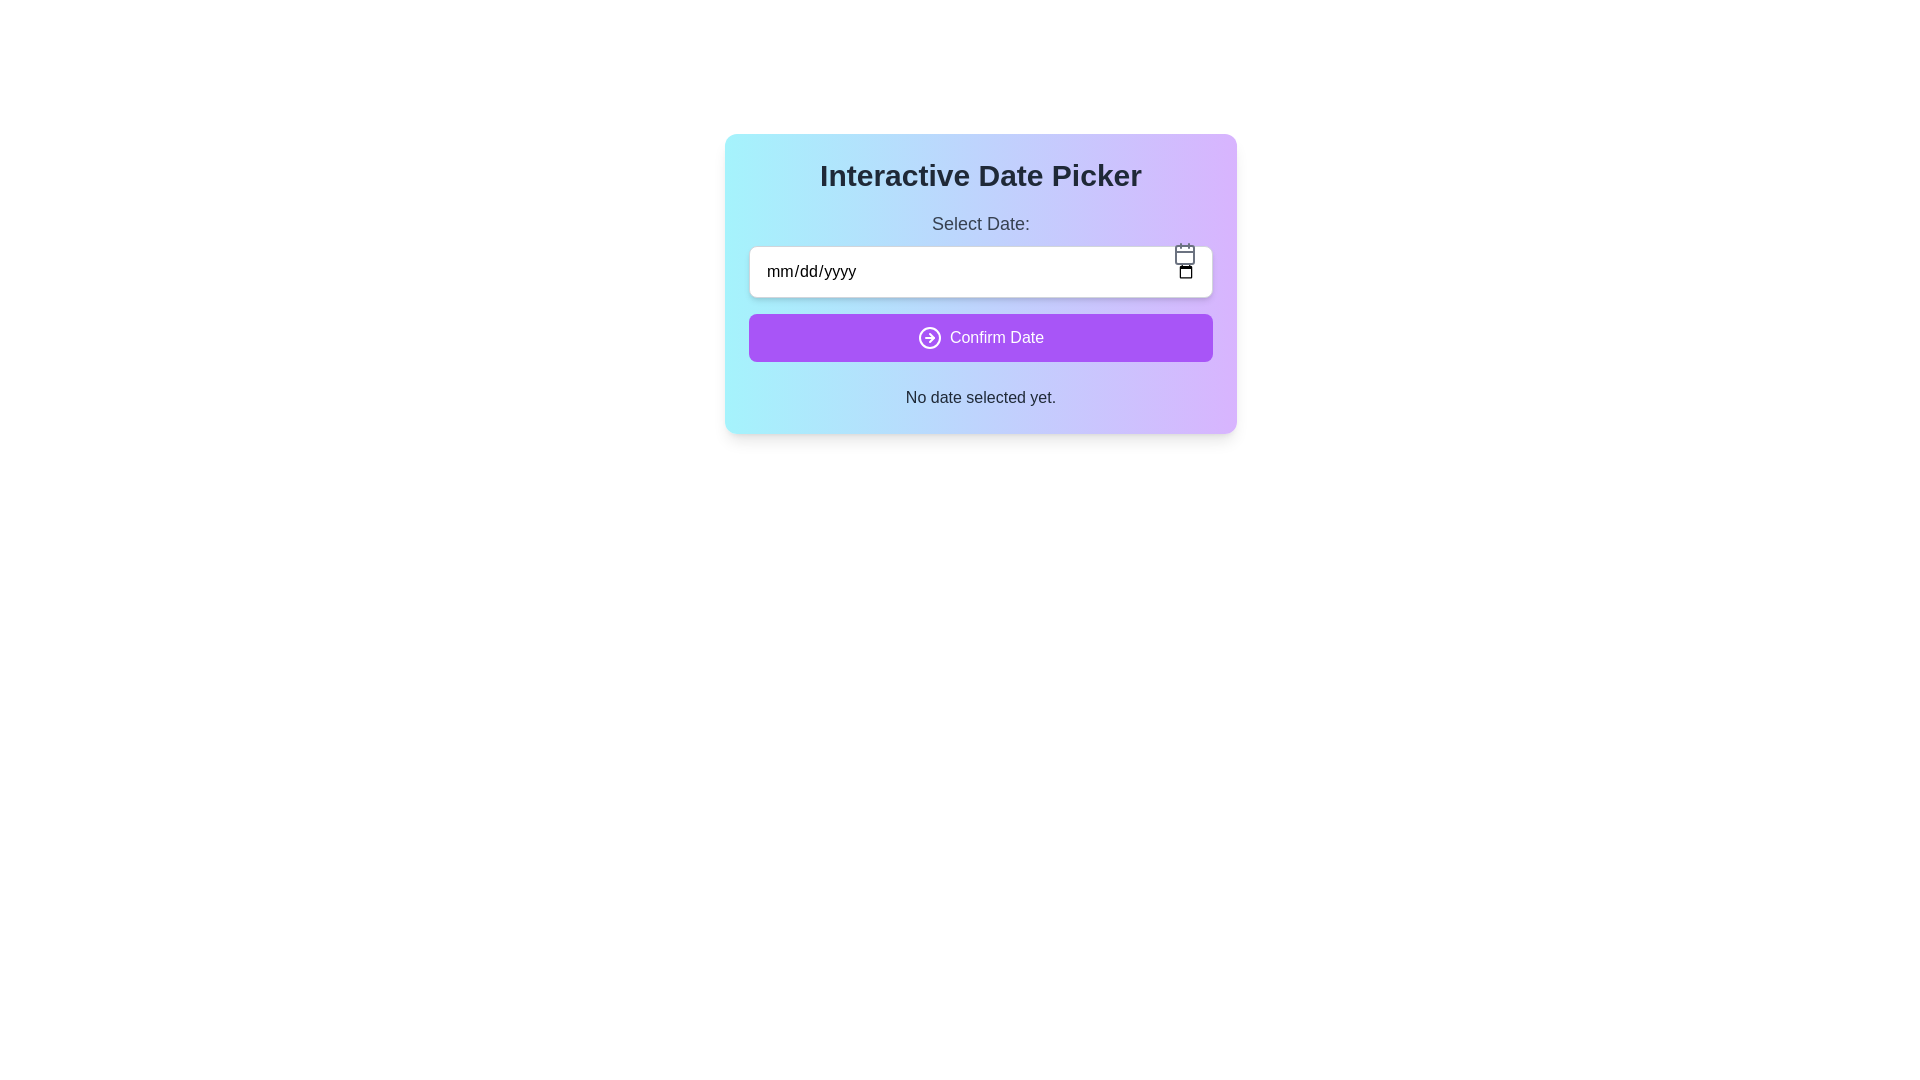 The width and height of the screenshot is (1920, 1080). I want to click on the text label that displays 'Select Date:' which is positioned at the top of the date picker interface, so click(980, 223).